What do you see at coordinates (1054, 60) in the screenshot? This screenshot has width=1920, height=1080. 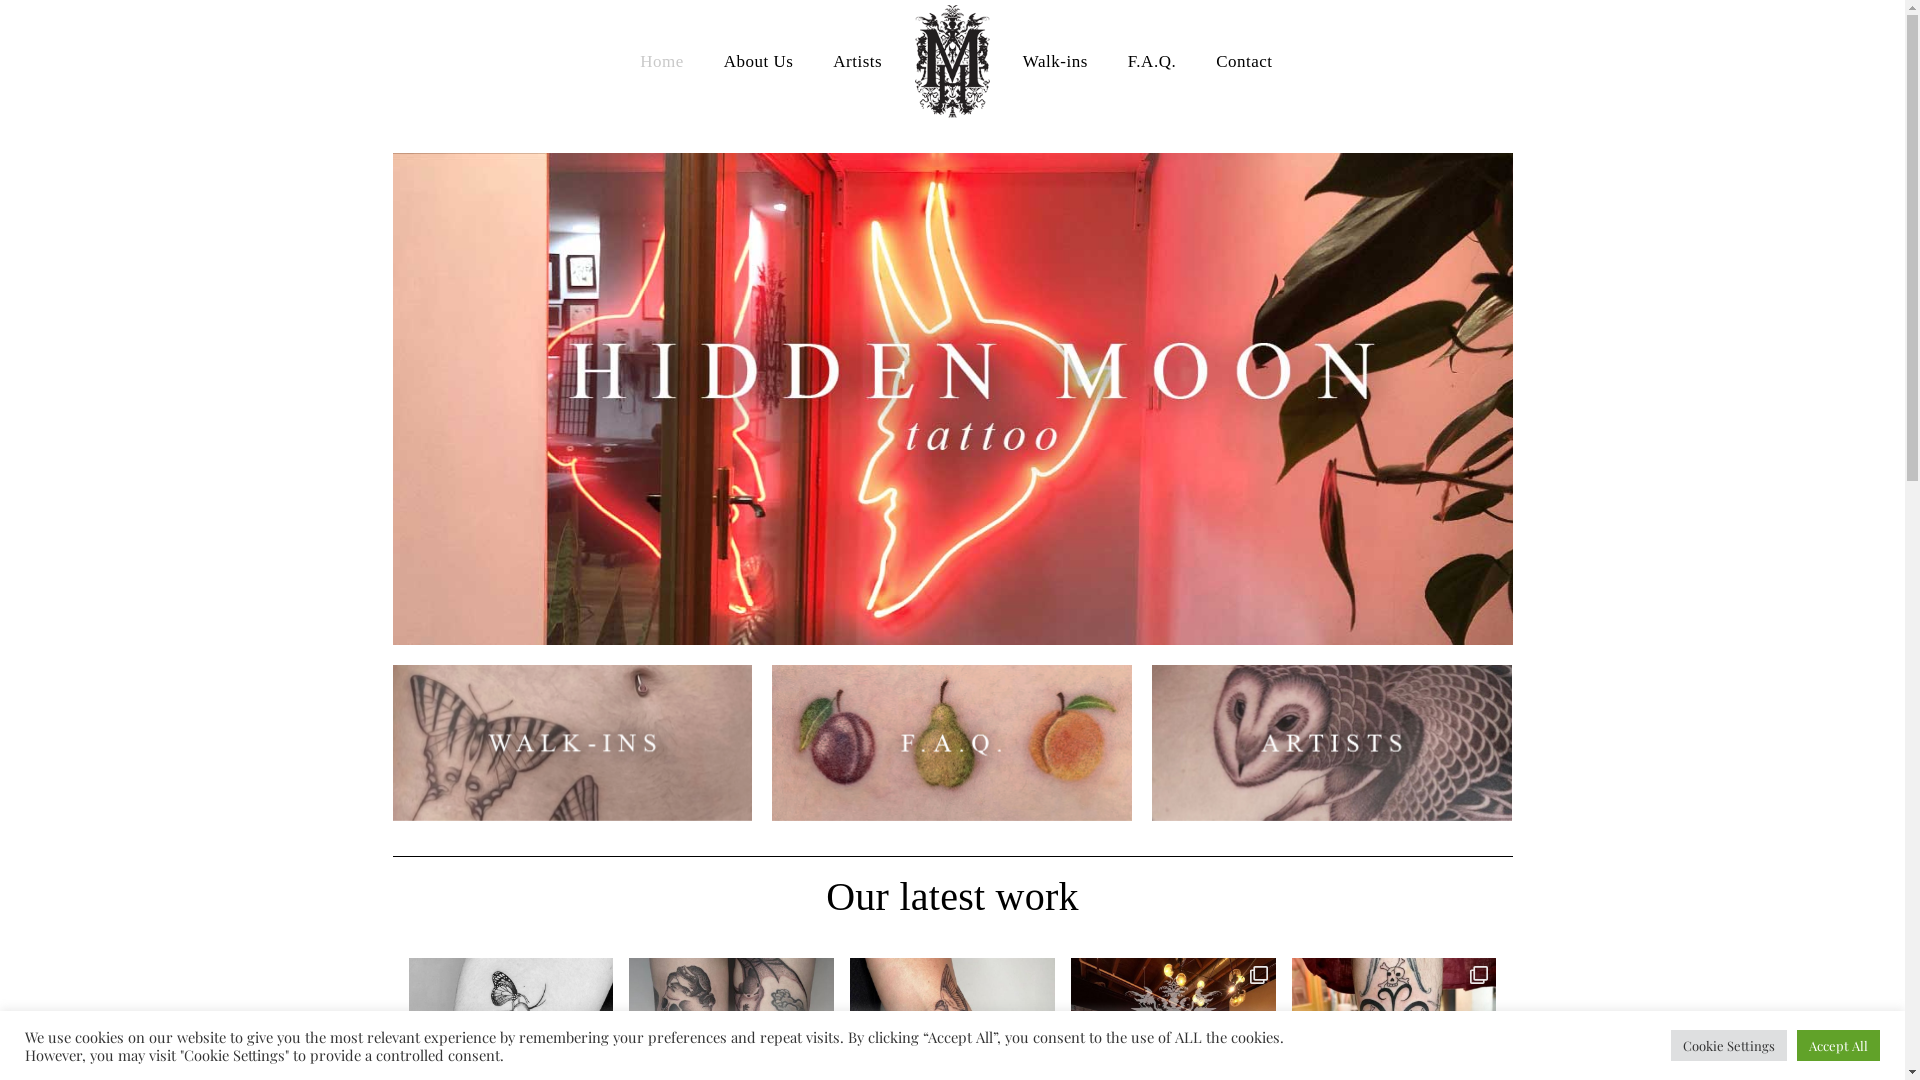 I see `'Walk-ins'` at bounding box center [1054, 60].